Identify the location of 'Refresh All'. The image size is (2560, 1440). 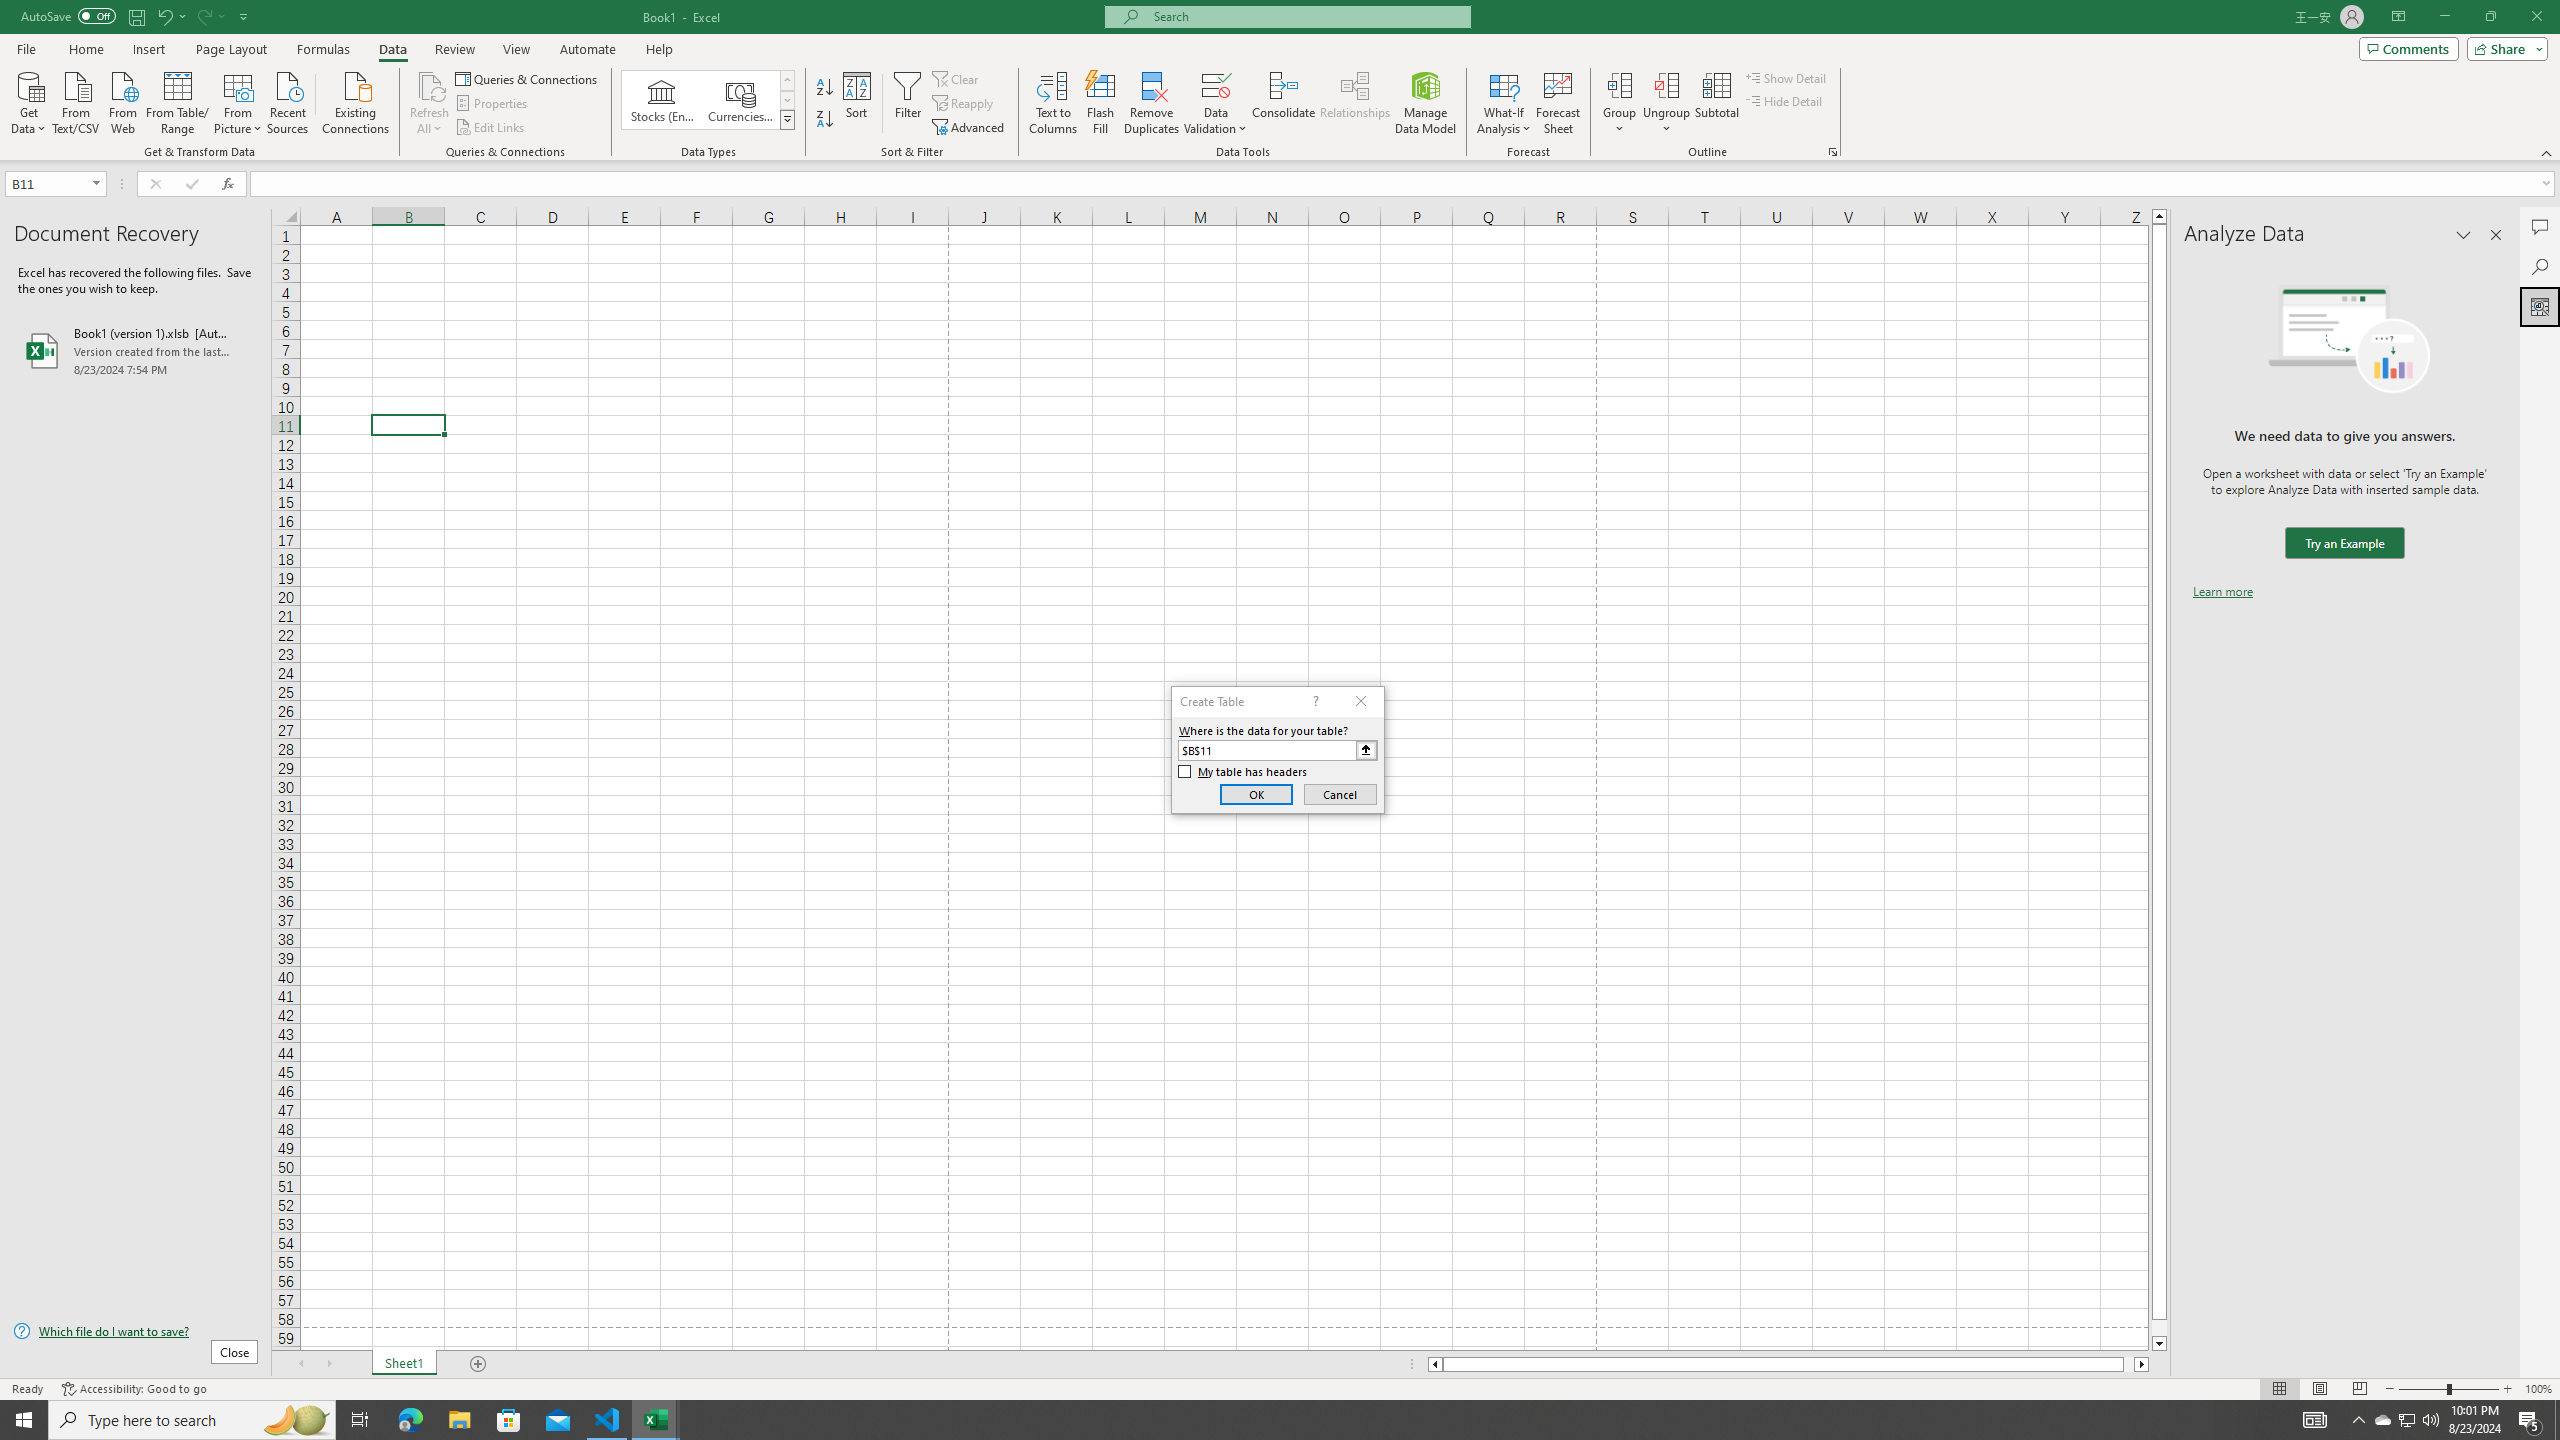
(429, 84).